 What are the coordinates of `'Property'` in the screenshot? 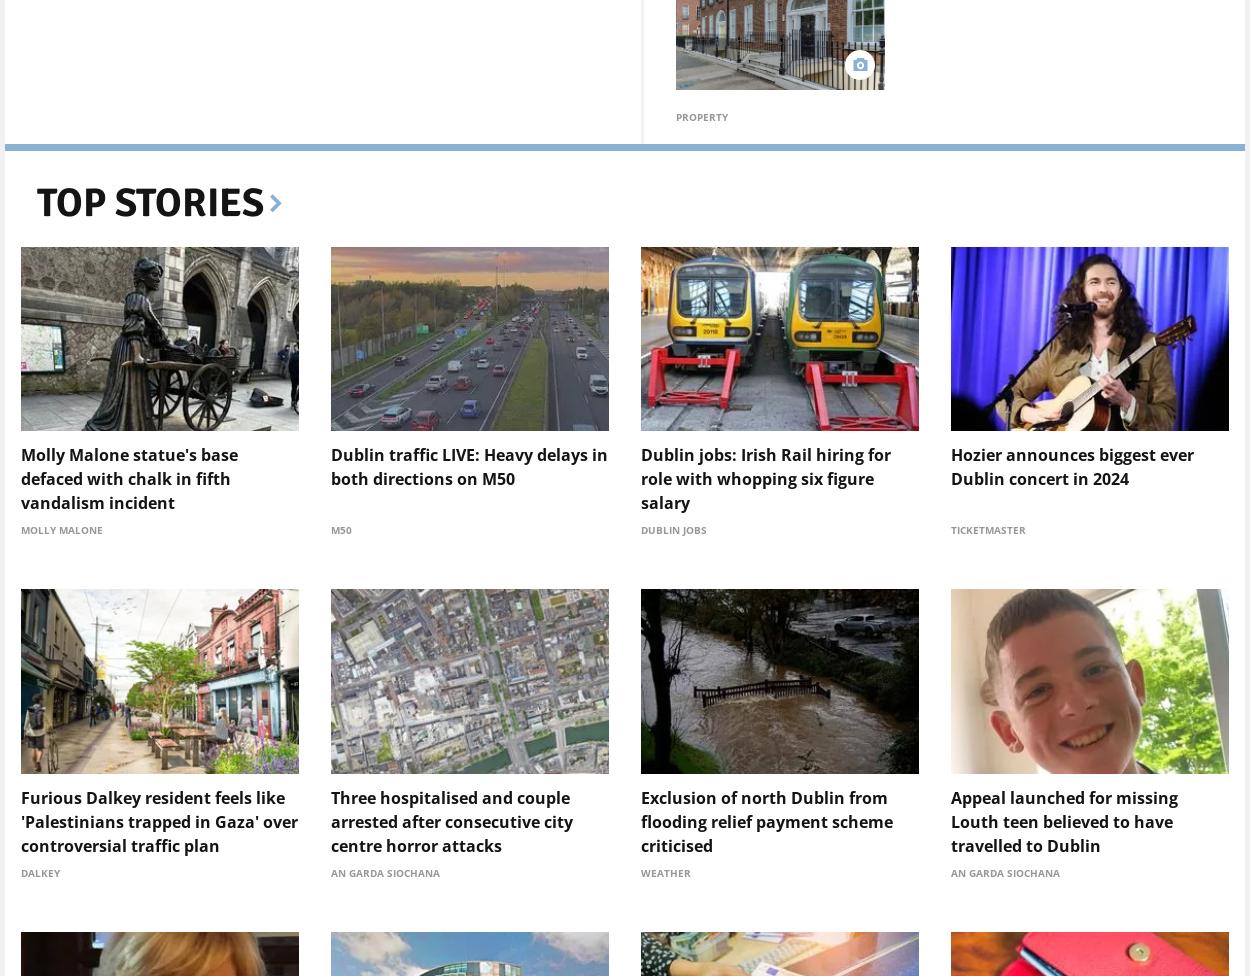 It's located at (701, 117).